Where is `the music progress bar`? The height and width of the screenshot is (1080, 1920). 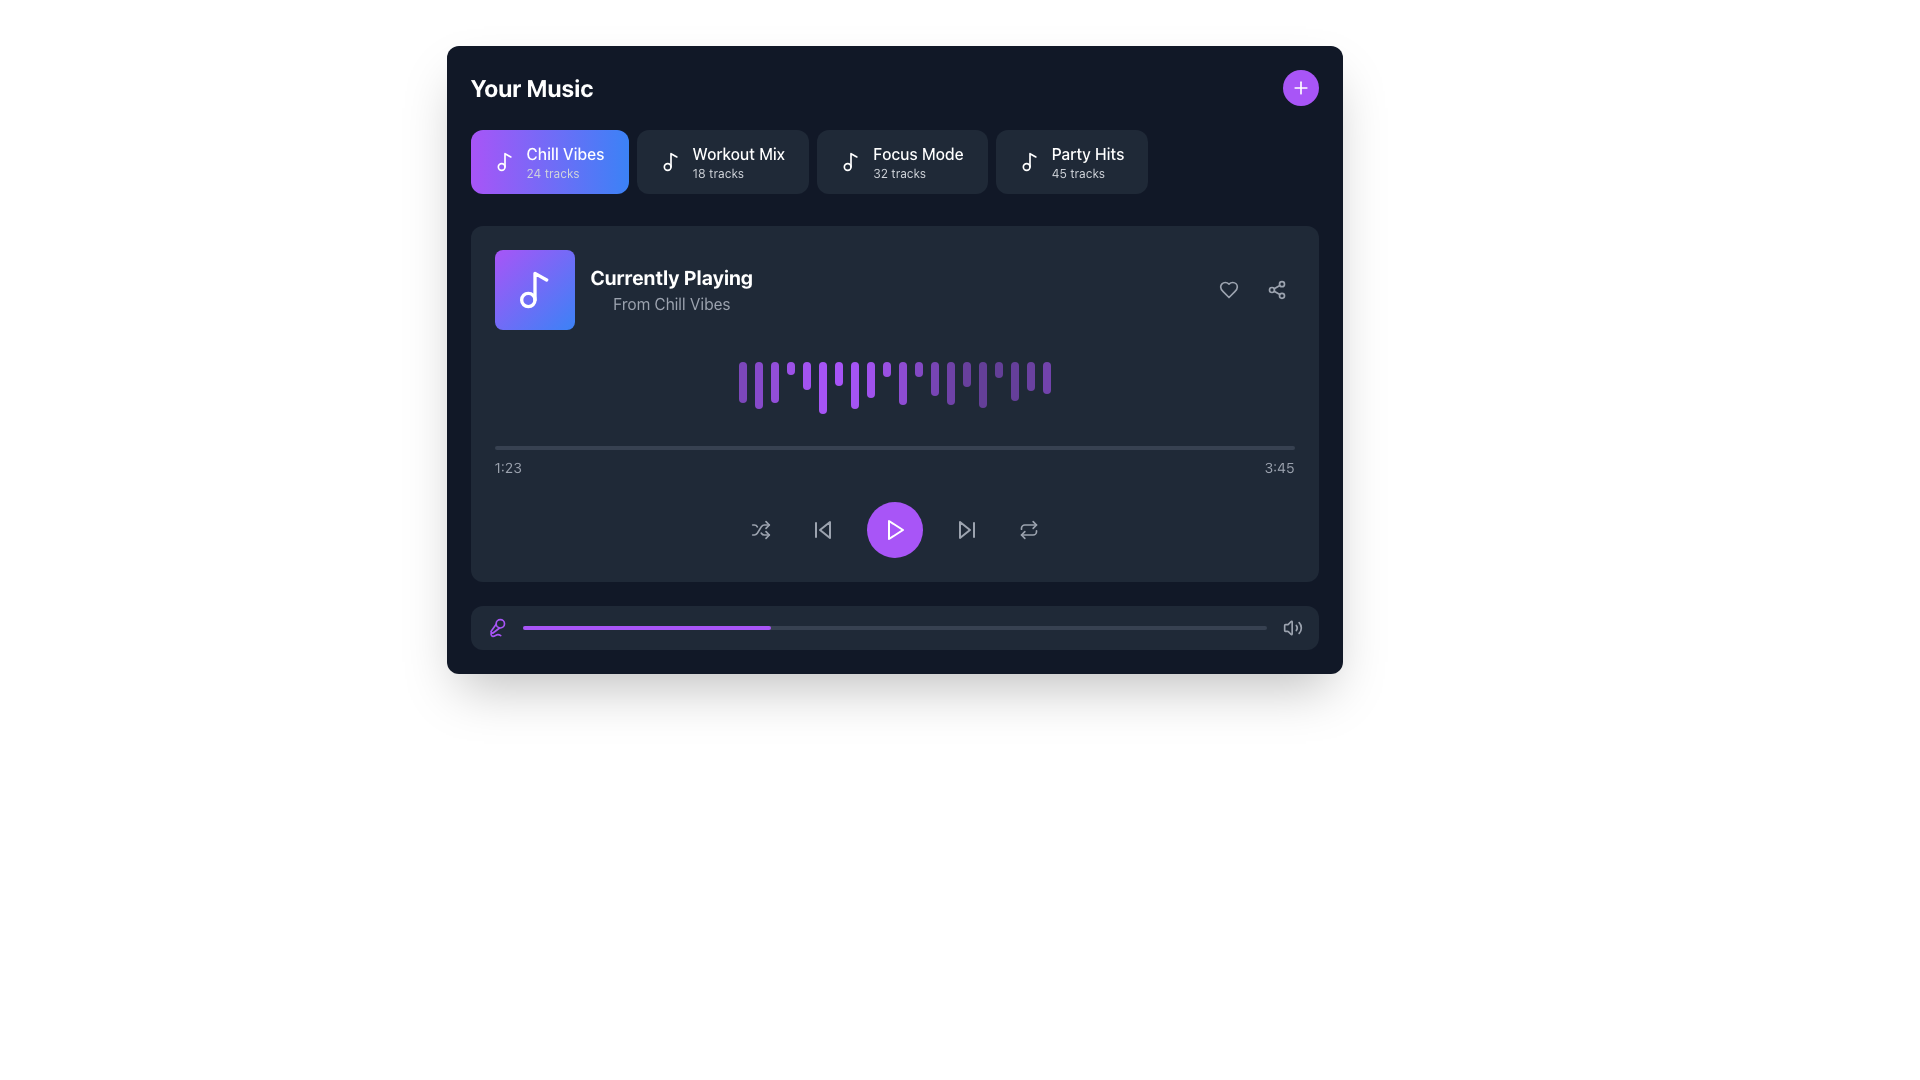 the music progress bar is located at coordinates (603, 627).